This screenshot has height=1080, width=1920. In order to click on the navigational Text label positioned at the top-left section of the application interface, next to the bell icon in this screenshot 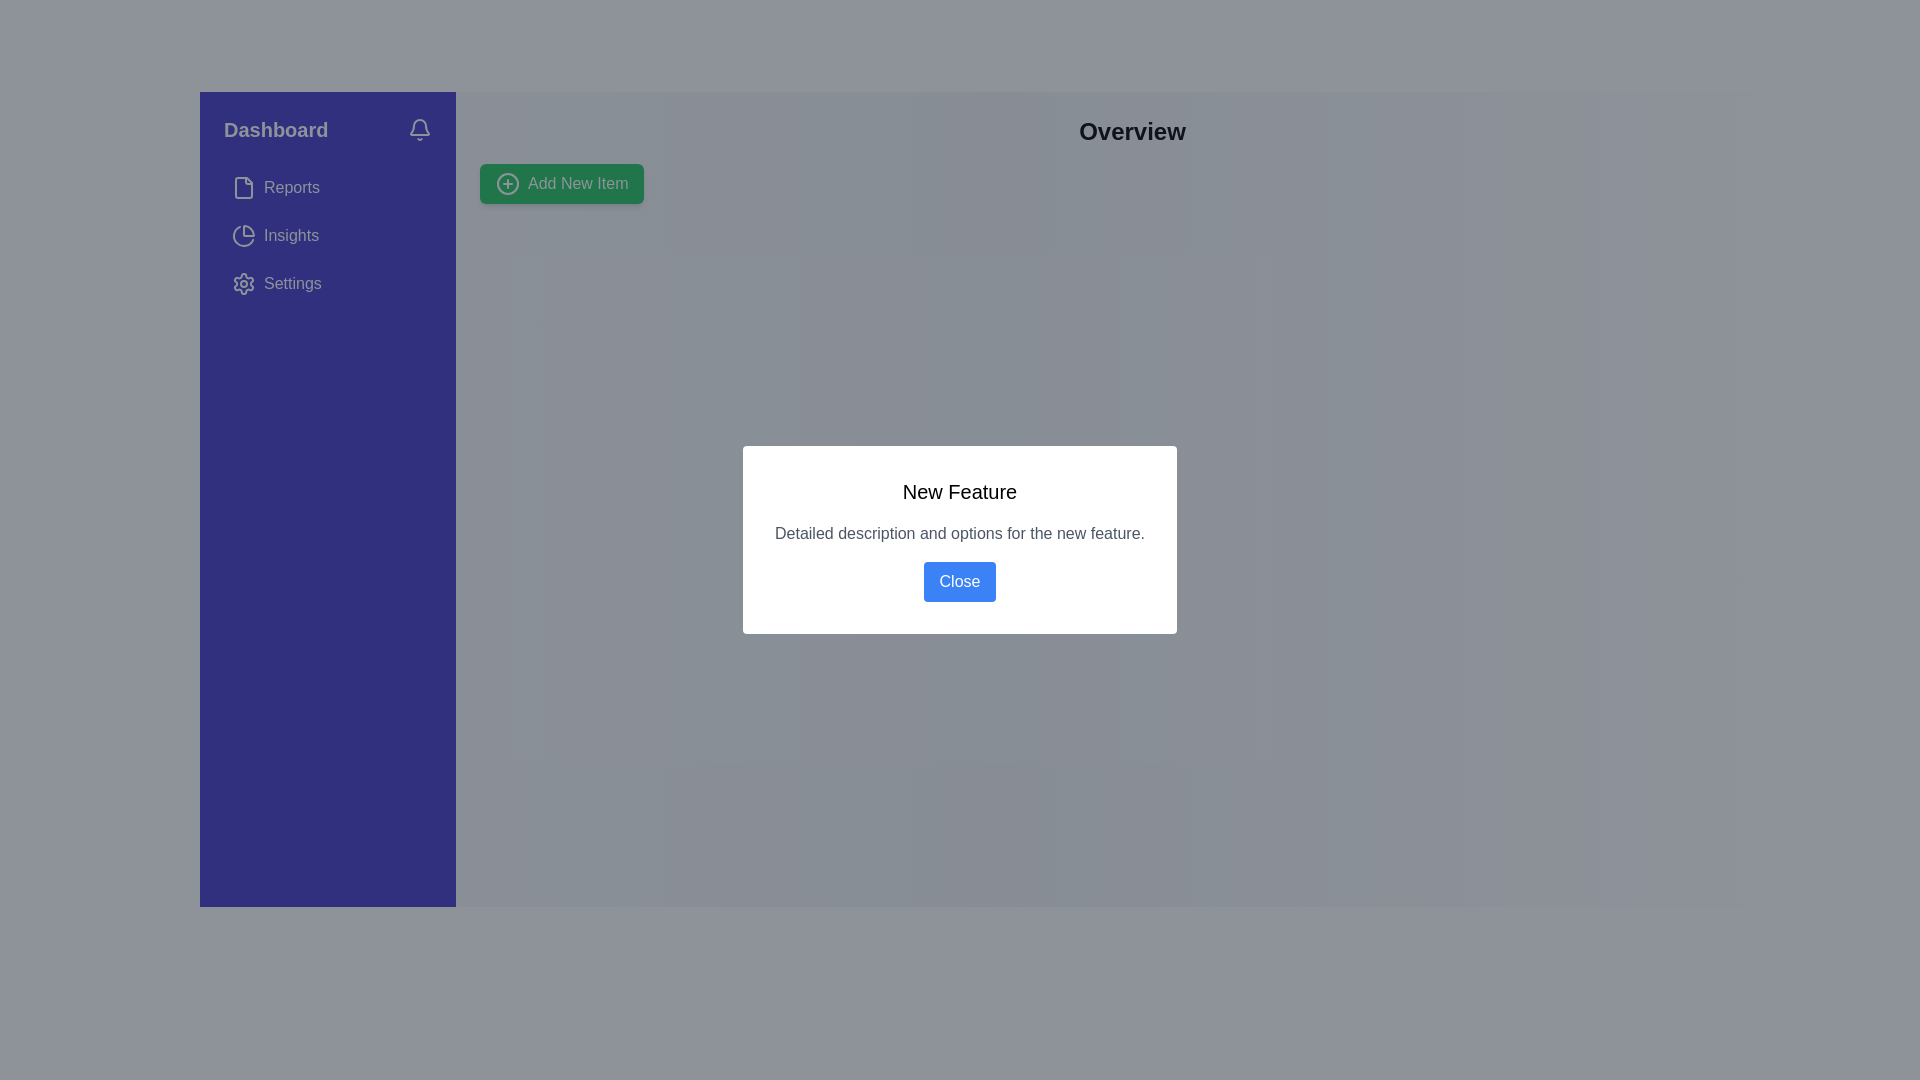, I will do `click(275, 130)`.